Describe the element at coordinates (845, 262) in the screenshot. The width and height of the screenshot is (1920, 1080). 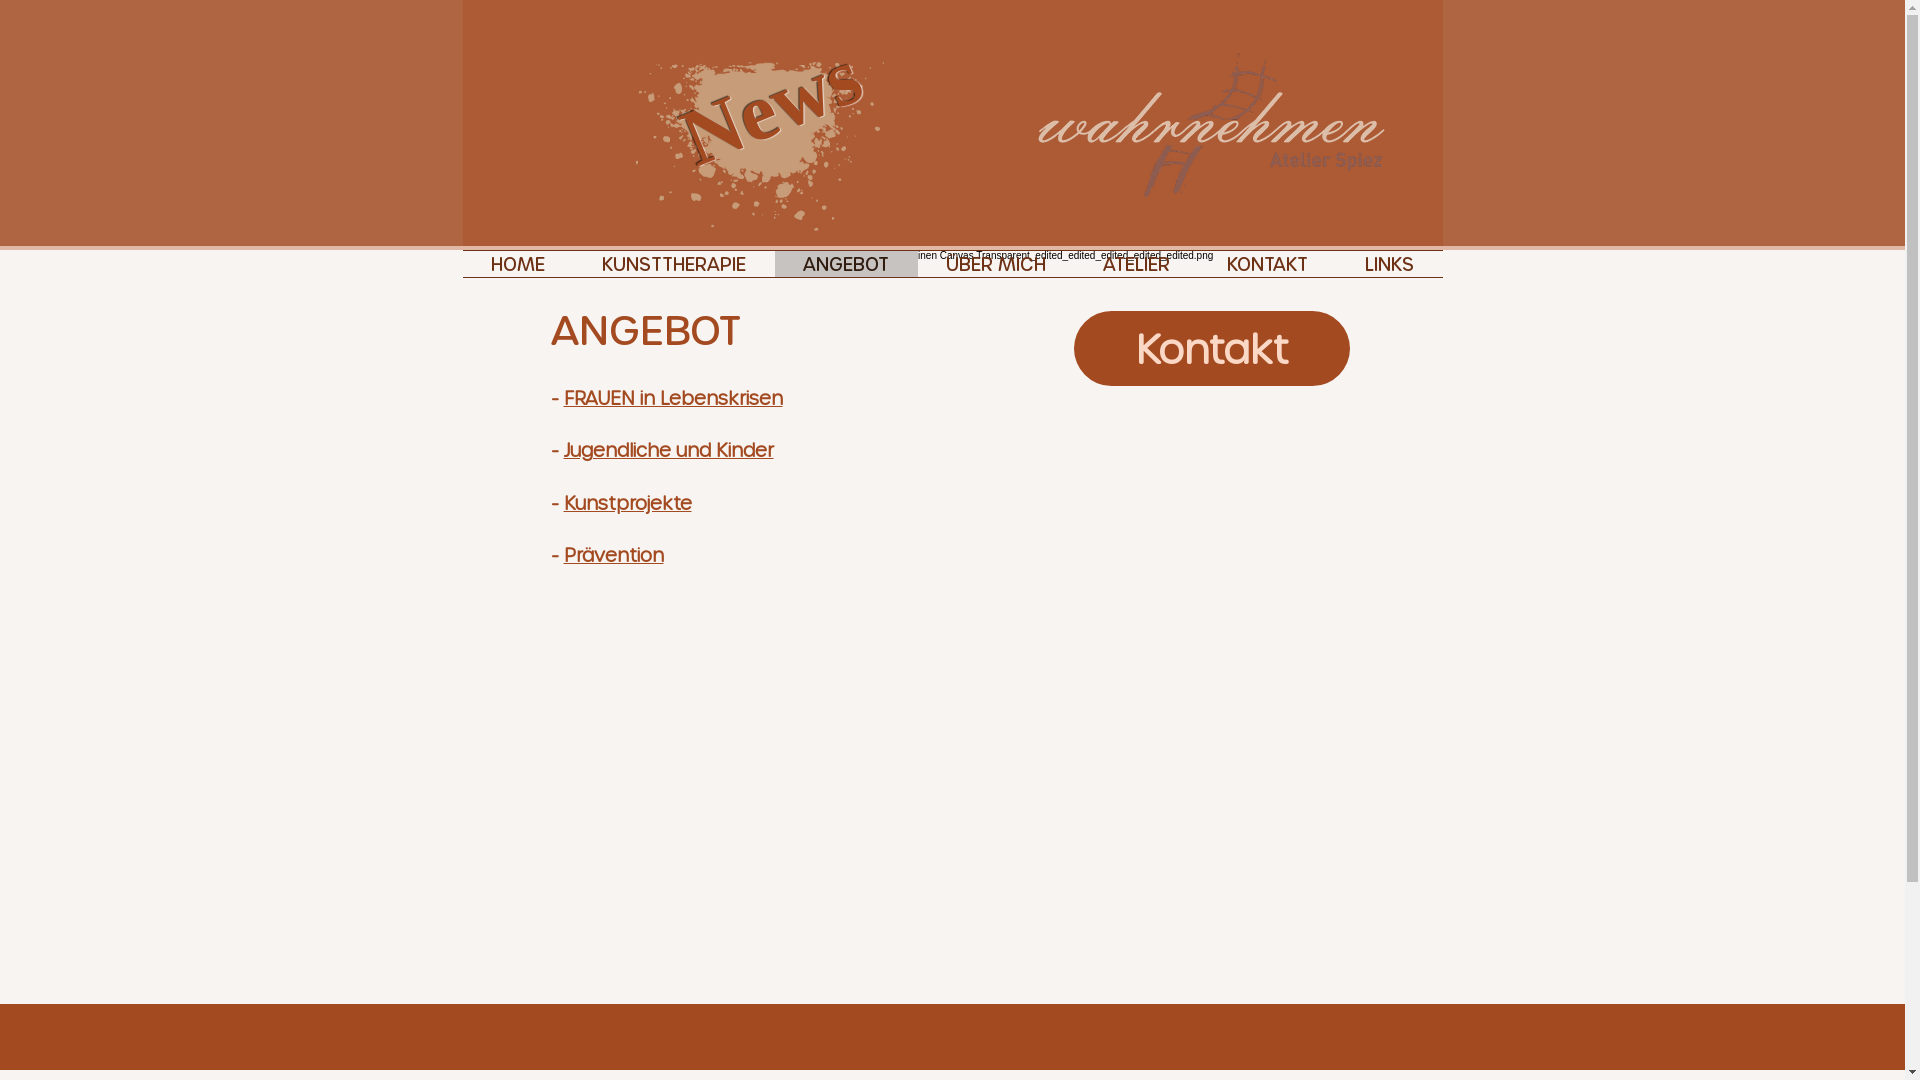
I see `'ANGEBOT'` at that location.